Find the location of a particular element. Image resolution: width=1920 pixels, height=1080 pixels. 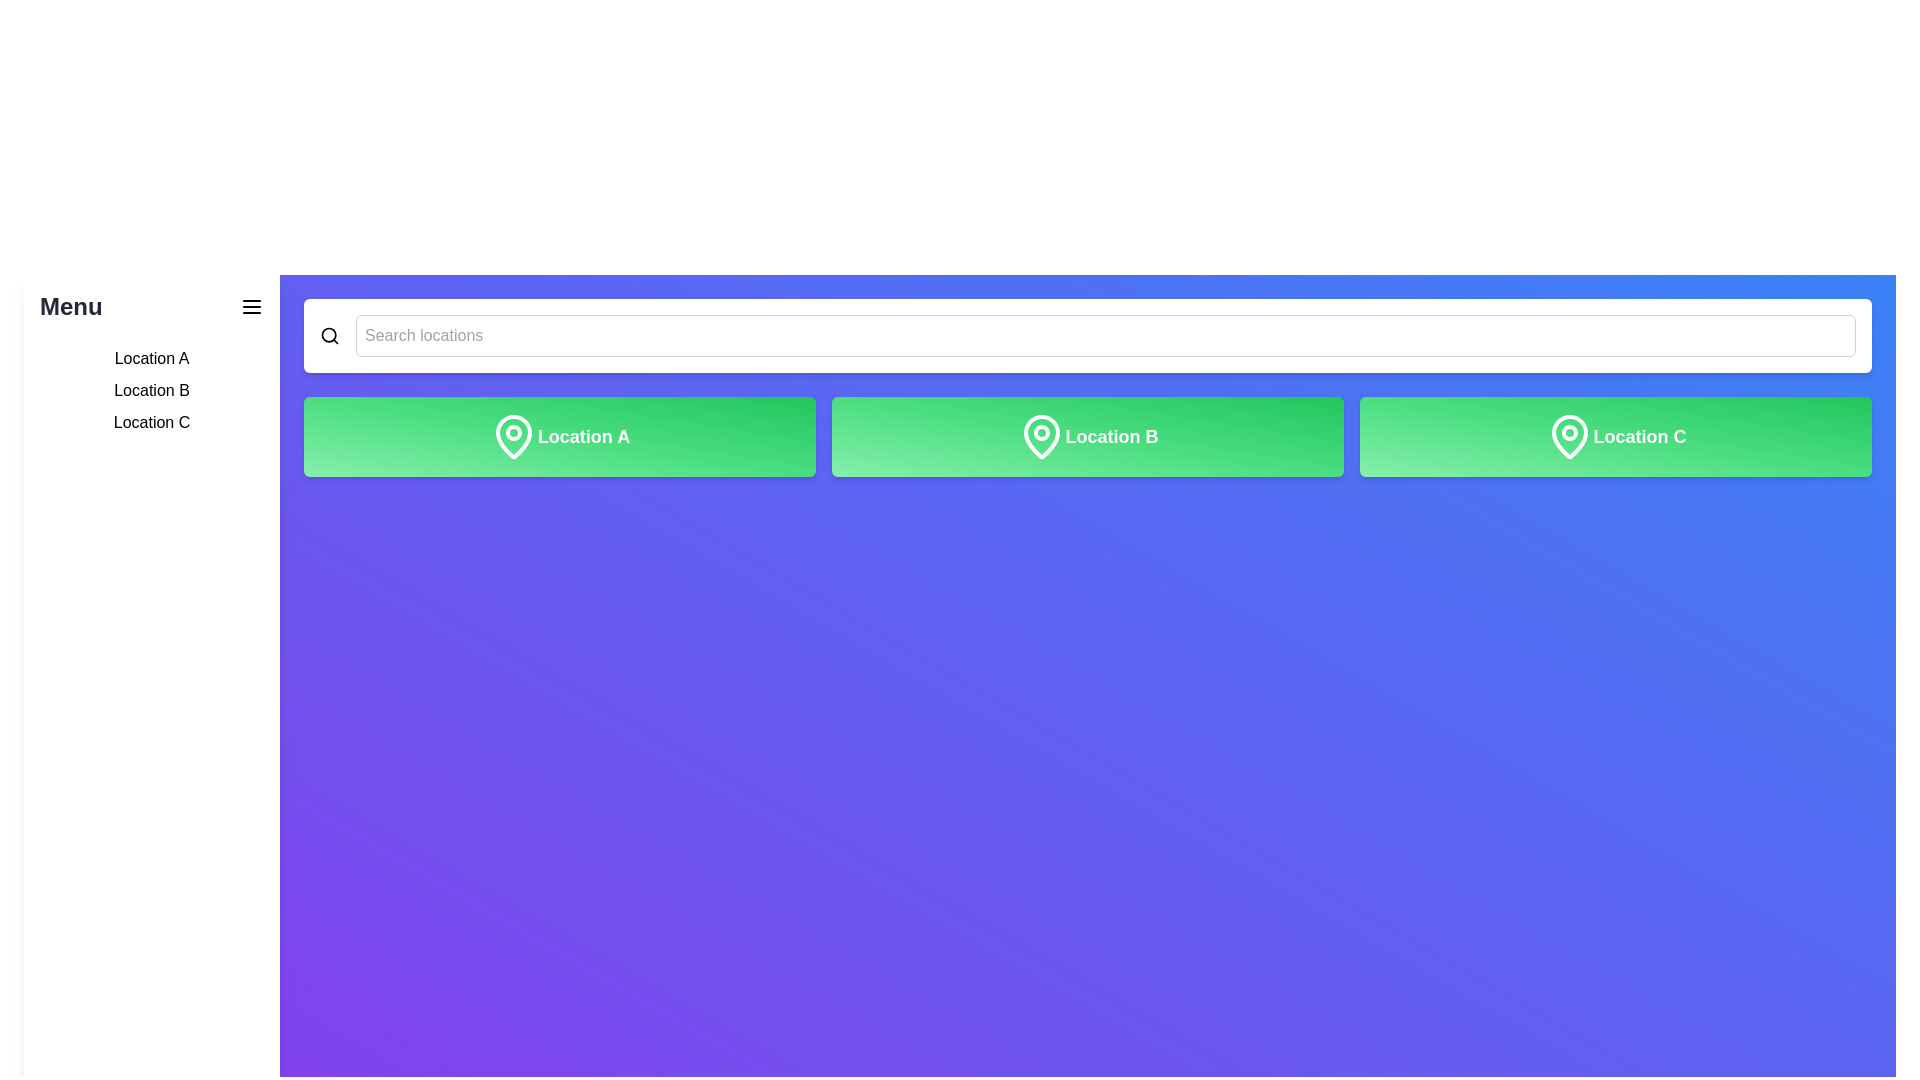

the toggle button located at the top-right corner of the sidebar section, adjacent to the text heading 'Menu' is located at coordinates (251, 307).